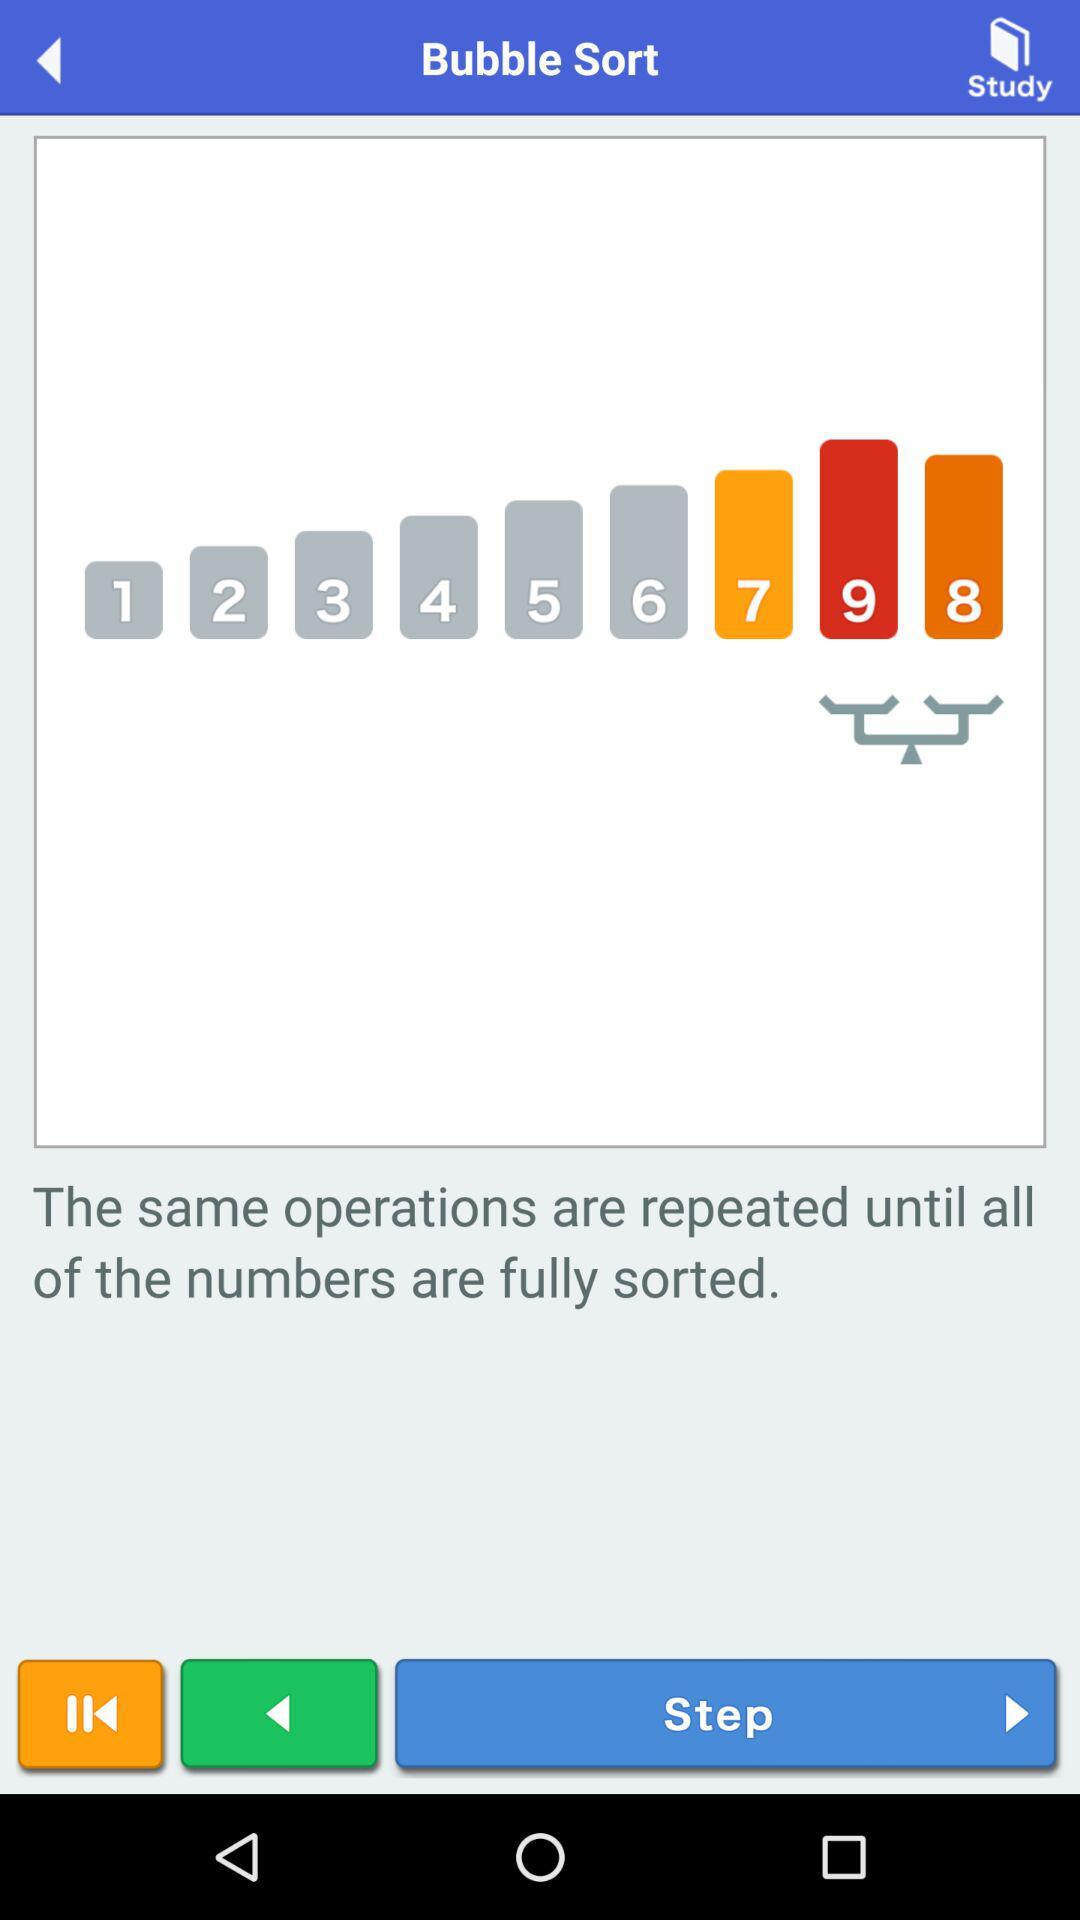  What do you see at coordinates (68, 56) in the screenshot?
I see `icon to the left of the bubble sort` at bounding box center [68, 56].